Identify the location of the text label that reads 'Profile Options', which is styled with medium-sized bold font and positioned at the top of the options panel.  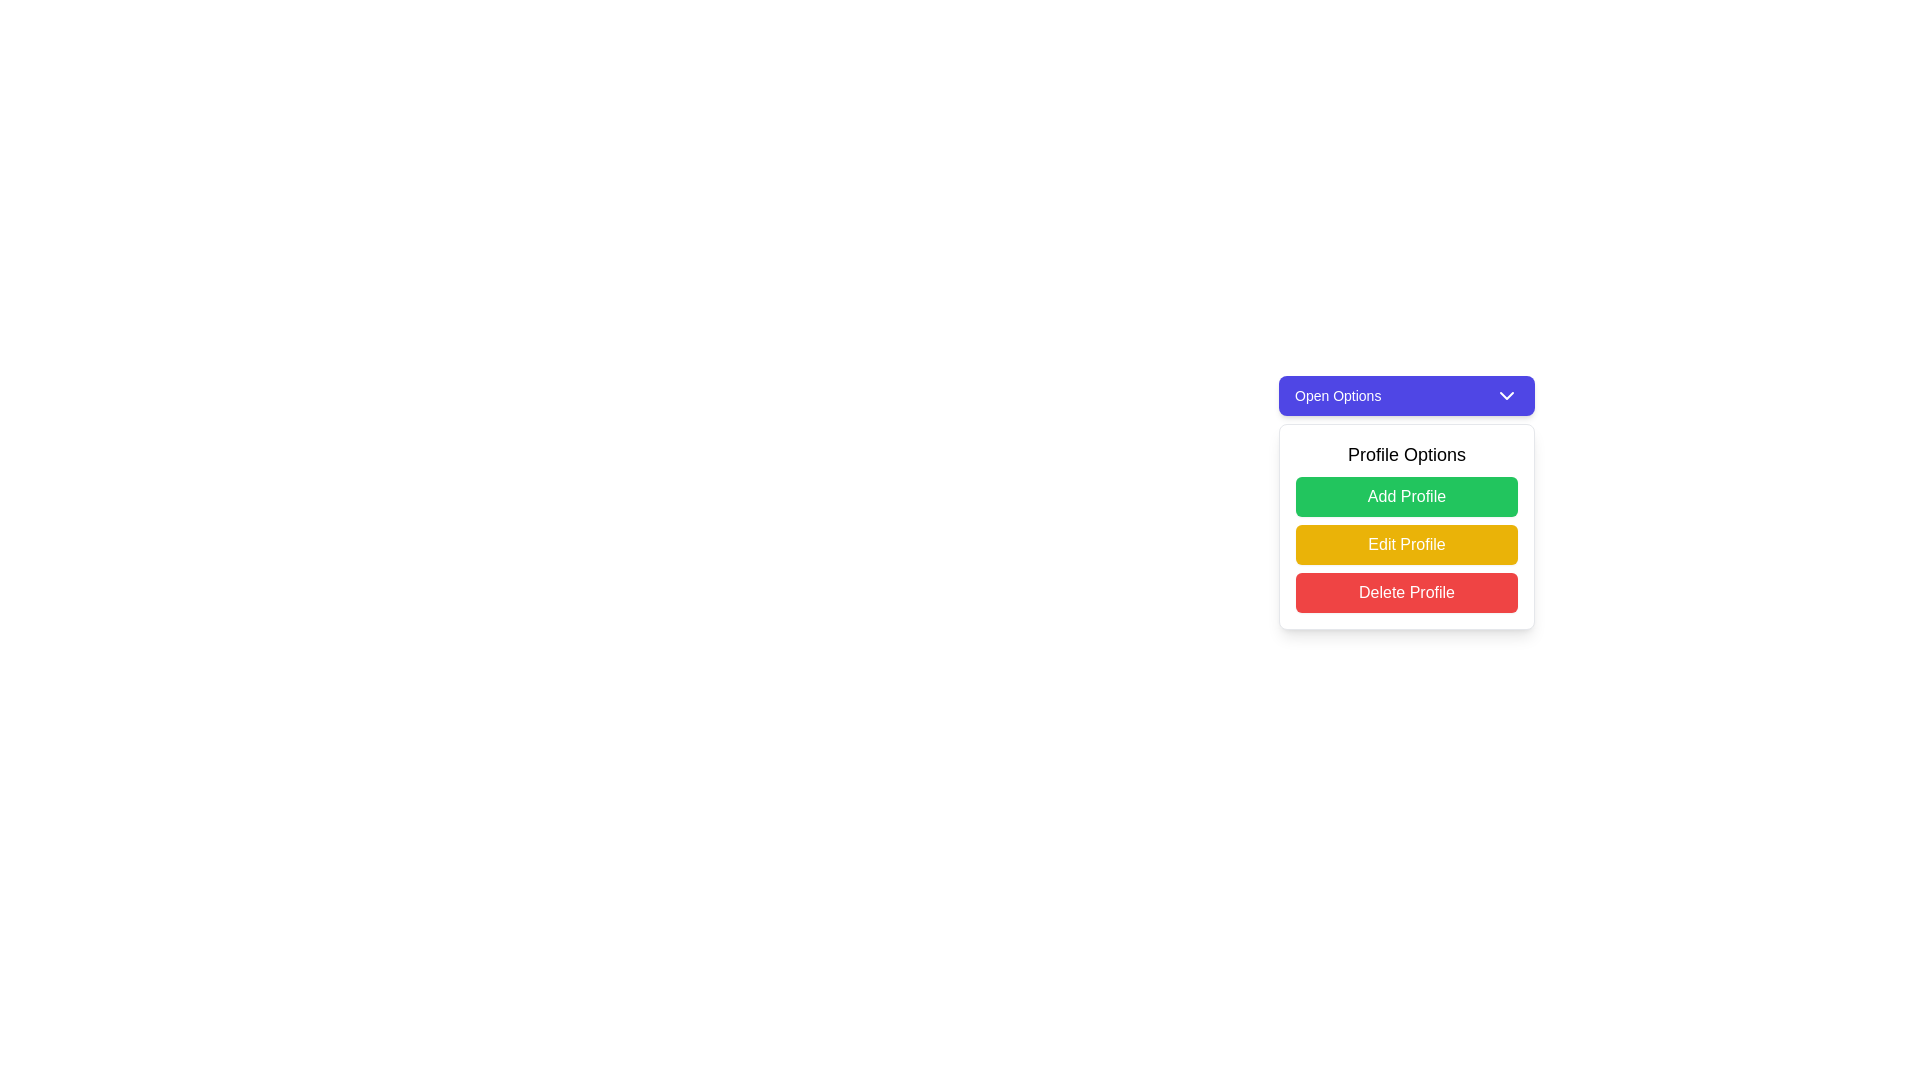
(1405, 455).